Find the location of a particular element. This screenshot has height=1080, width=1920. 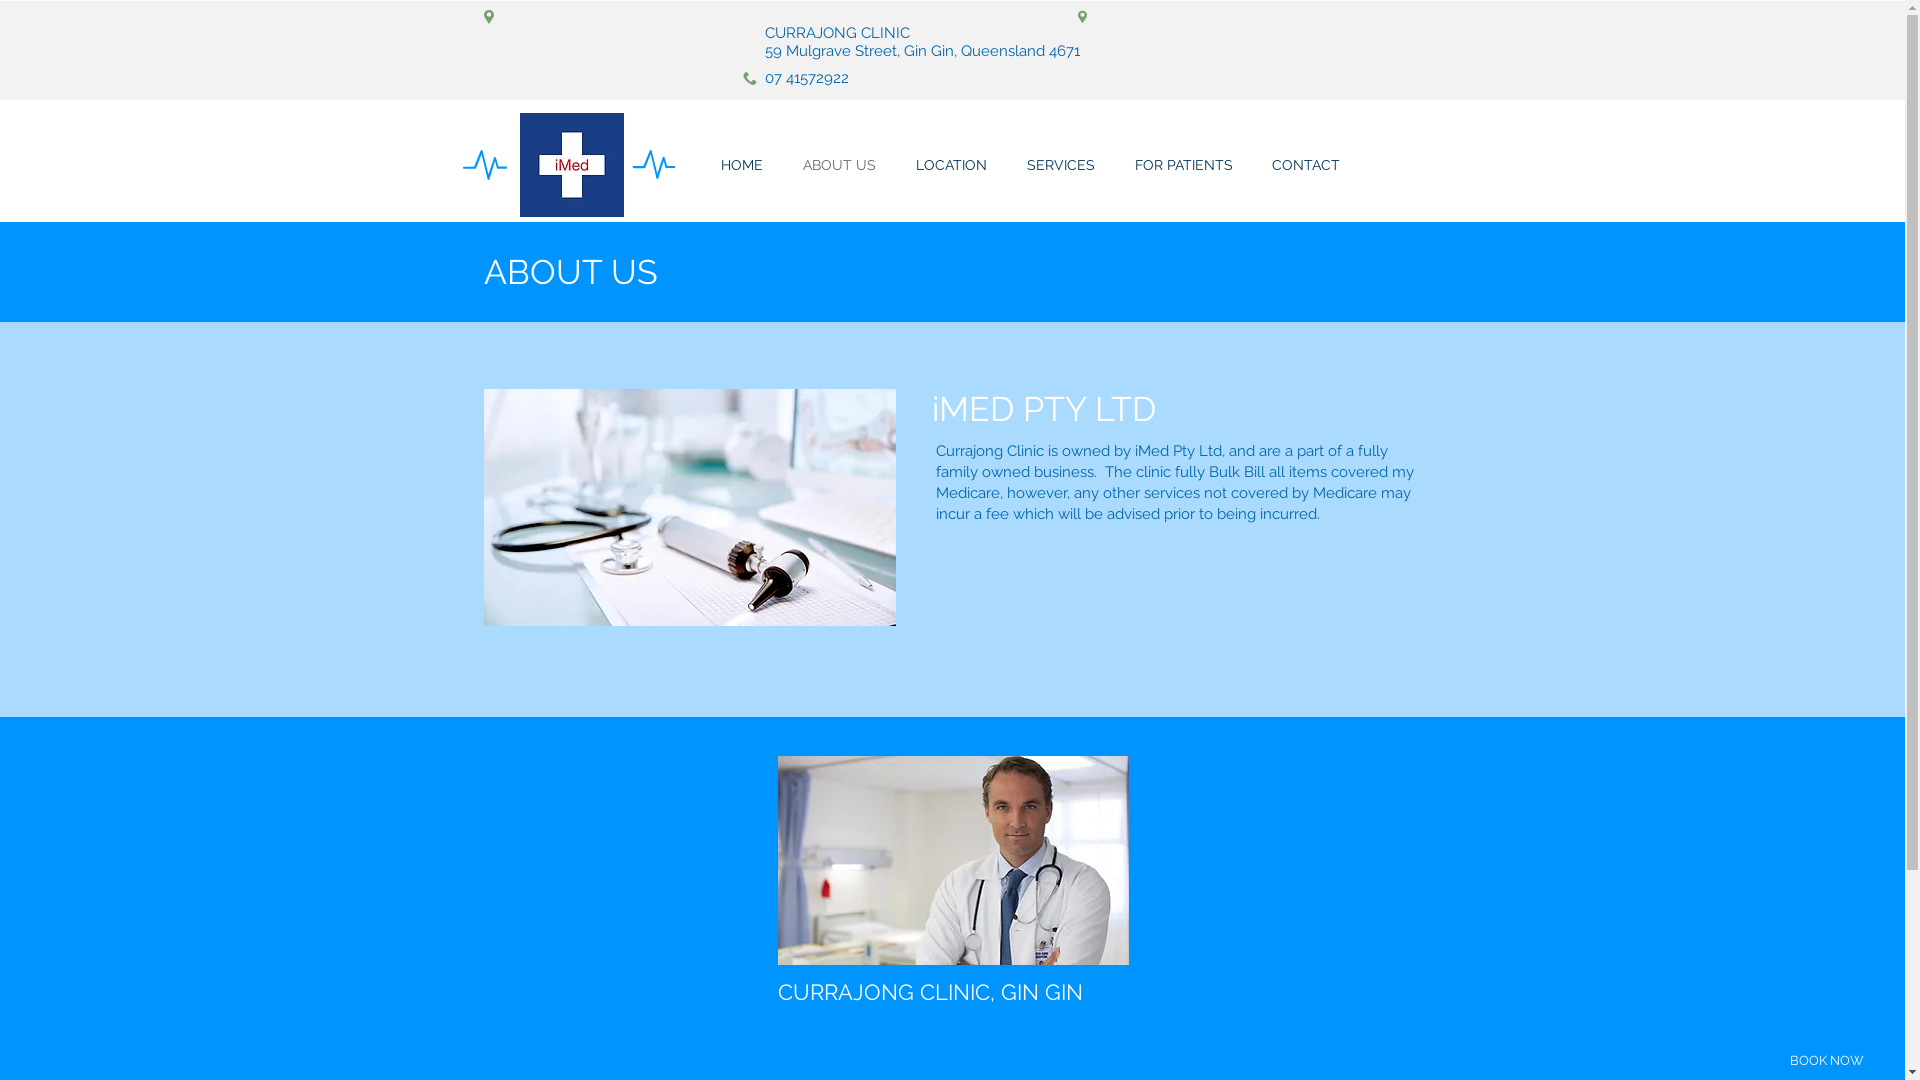

'FOR PATIENTS' is located at coordinates (1112, 164).